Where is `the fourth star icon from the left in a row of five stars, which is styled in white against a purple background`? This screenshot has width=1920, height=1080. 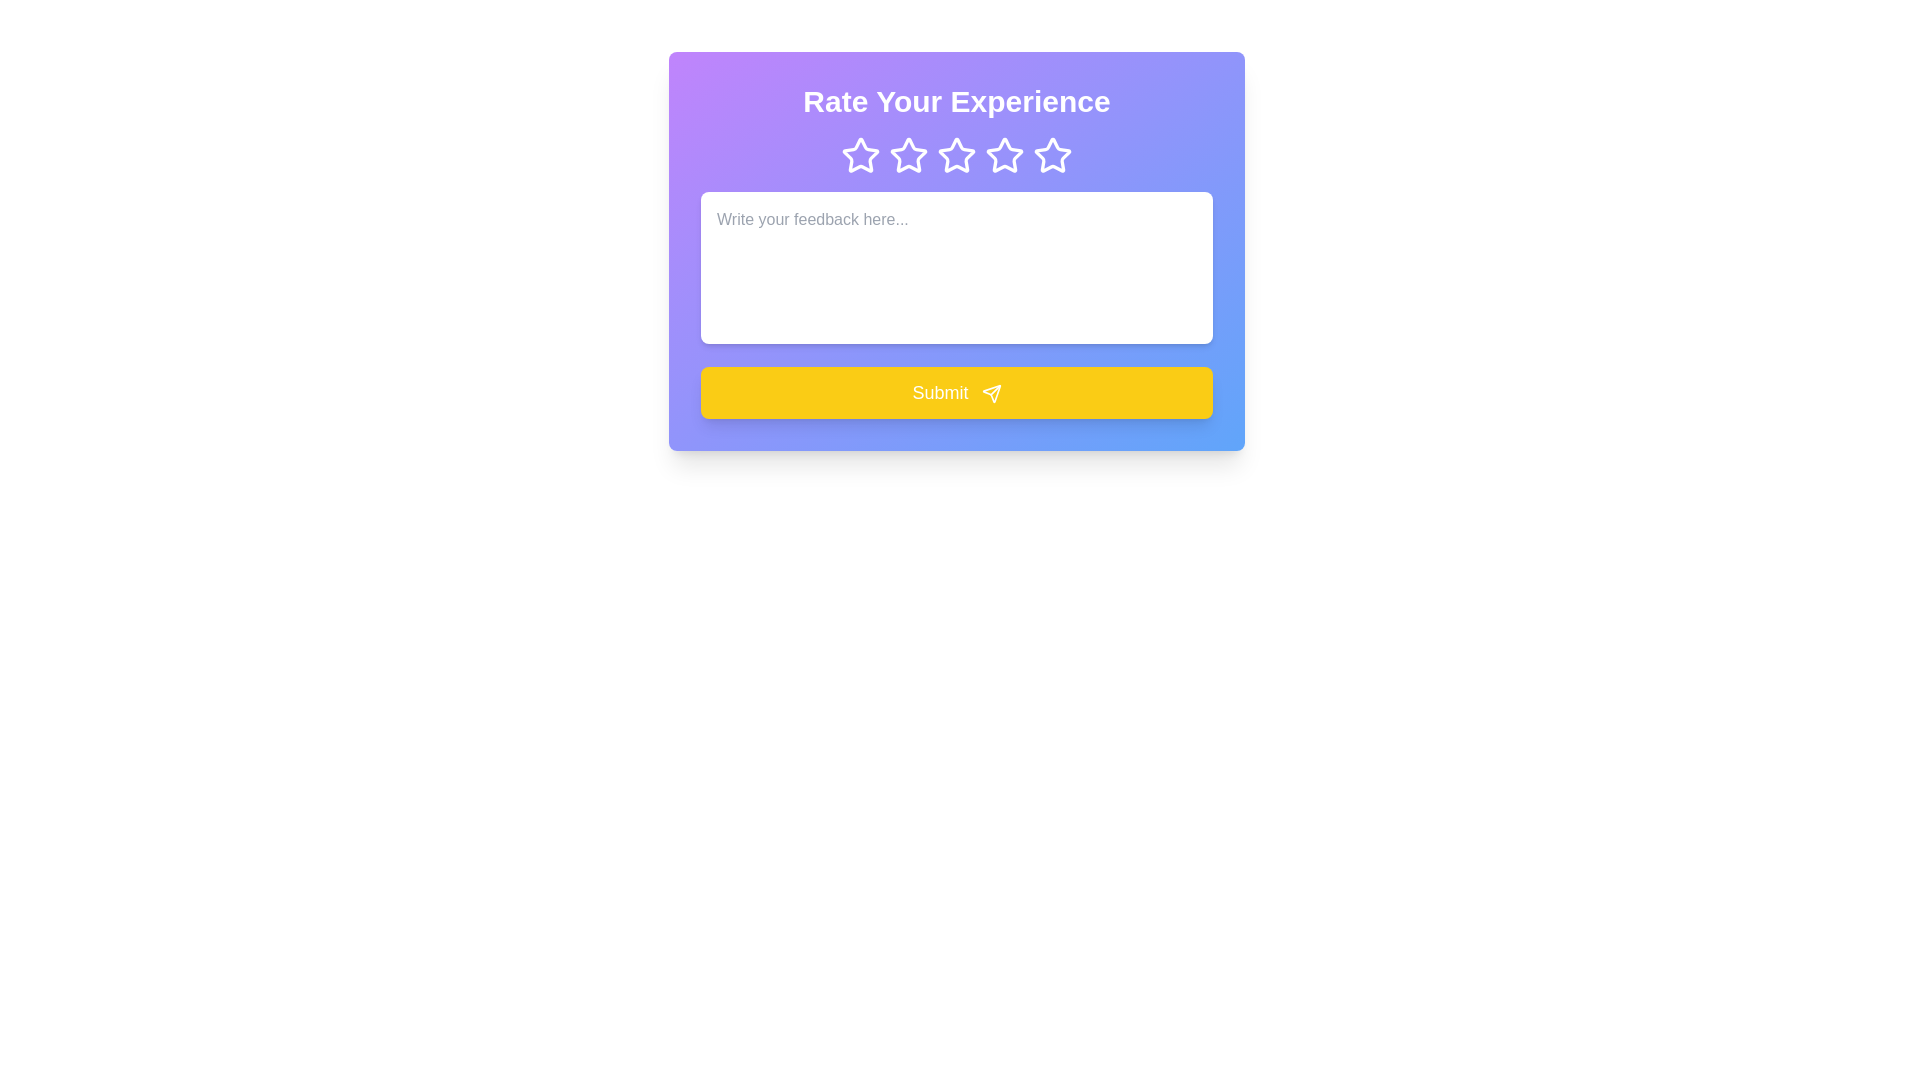 the fourth star icon from the left in a row of five stars, which is styled in white against a purple background is located at coordinates (1004, 154).